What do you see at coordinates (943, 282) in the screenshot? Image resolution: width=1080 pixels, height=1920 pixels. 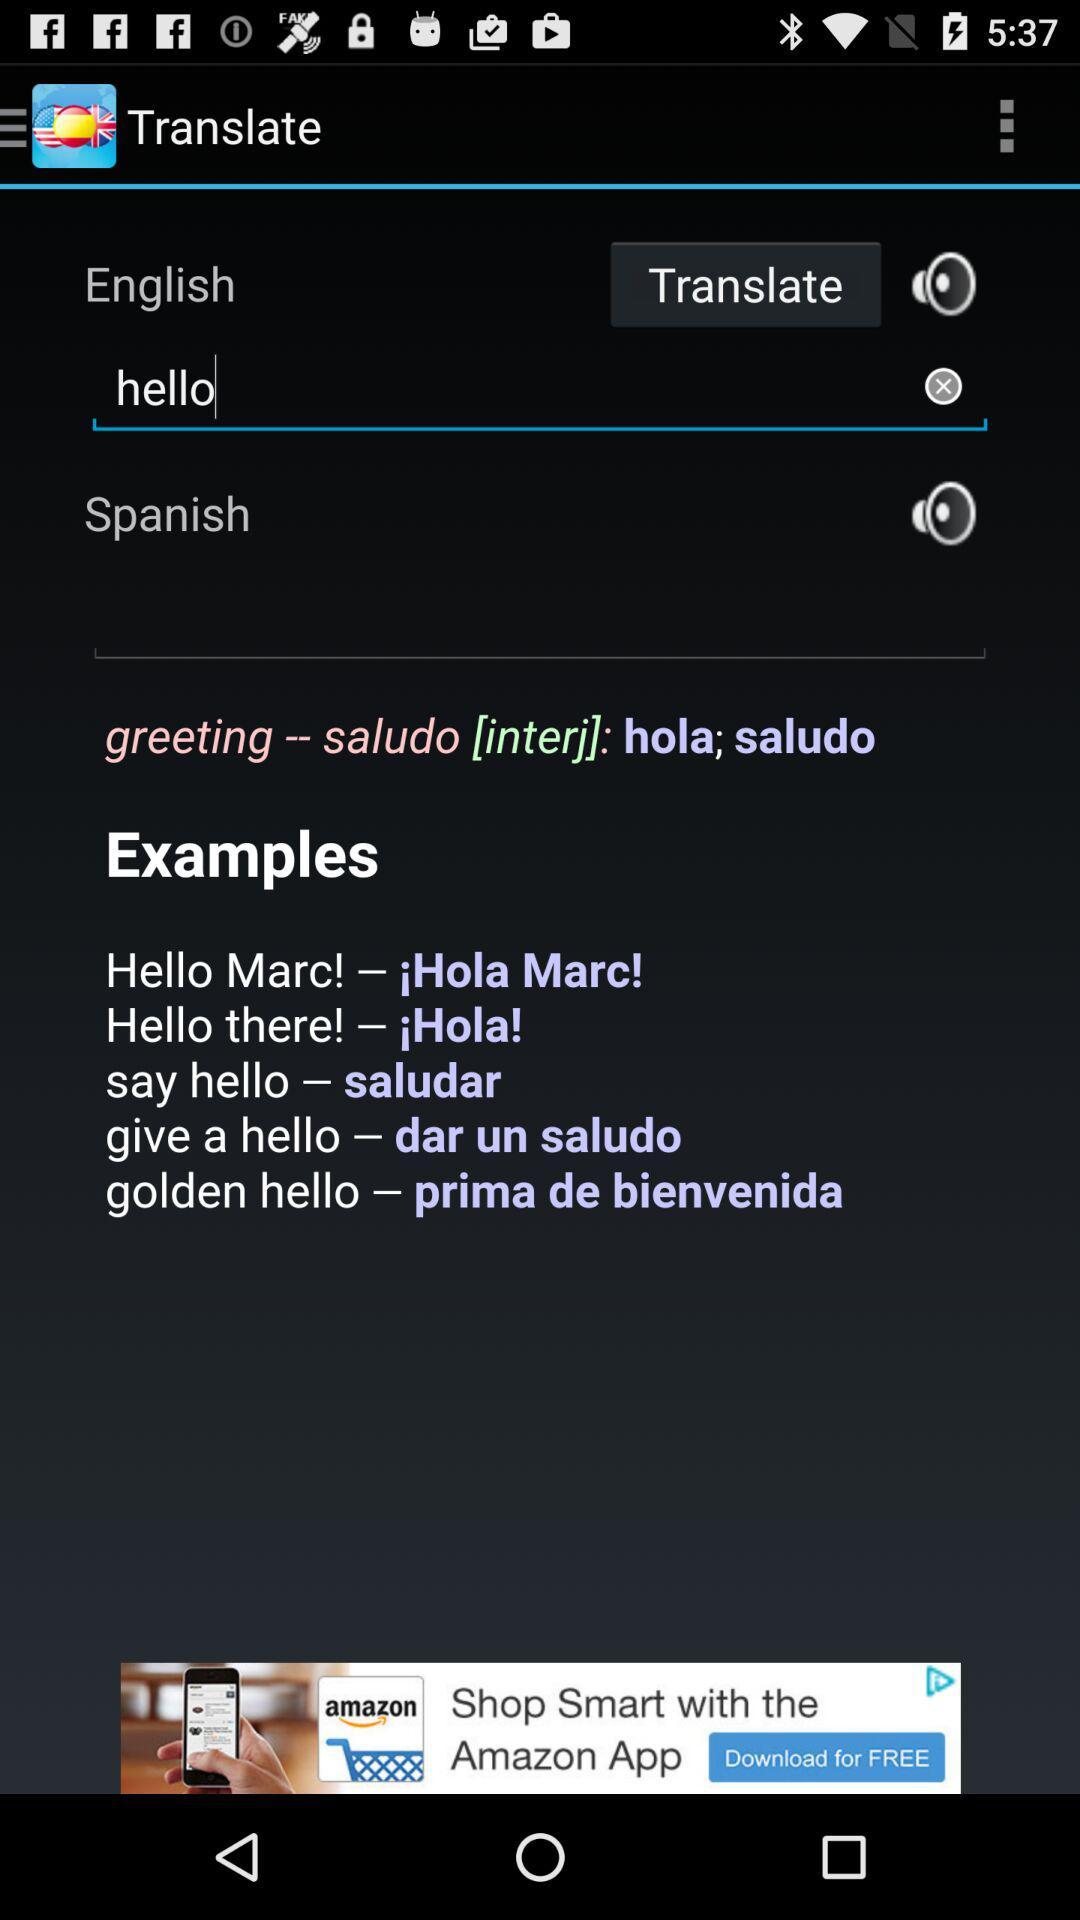 I see `translate` at bounding box center [943, 282].